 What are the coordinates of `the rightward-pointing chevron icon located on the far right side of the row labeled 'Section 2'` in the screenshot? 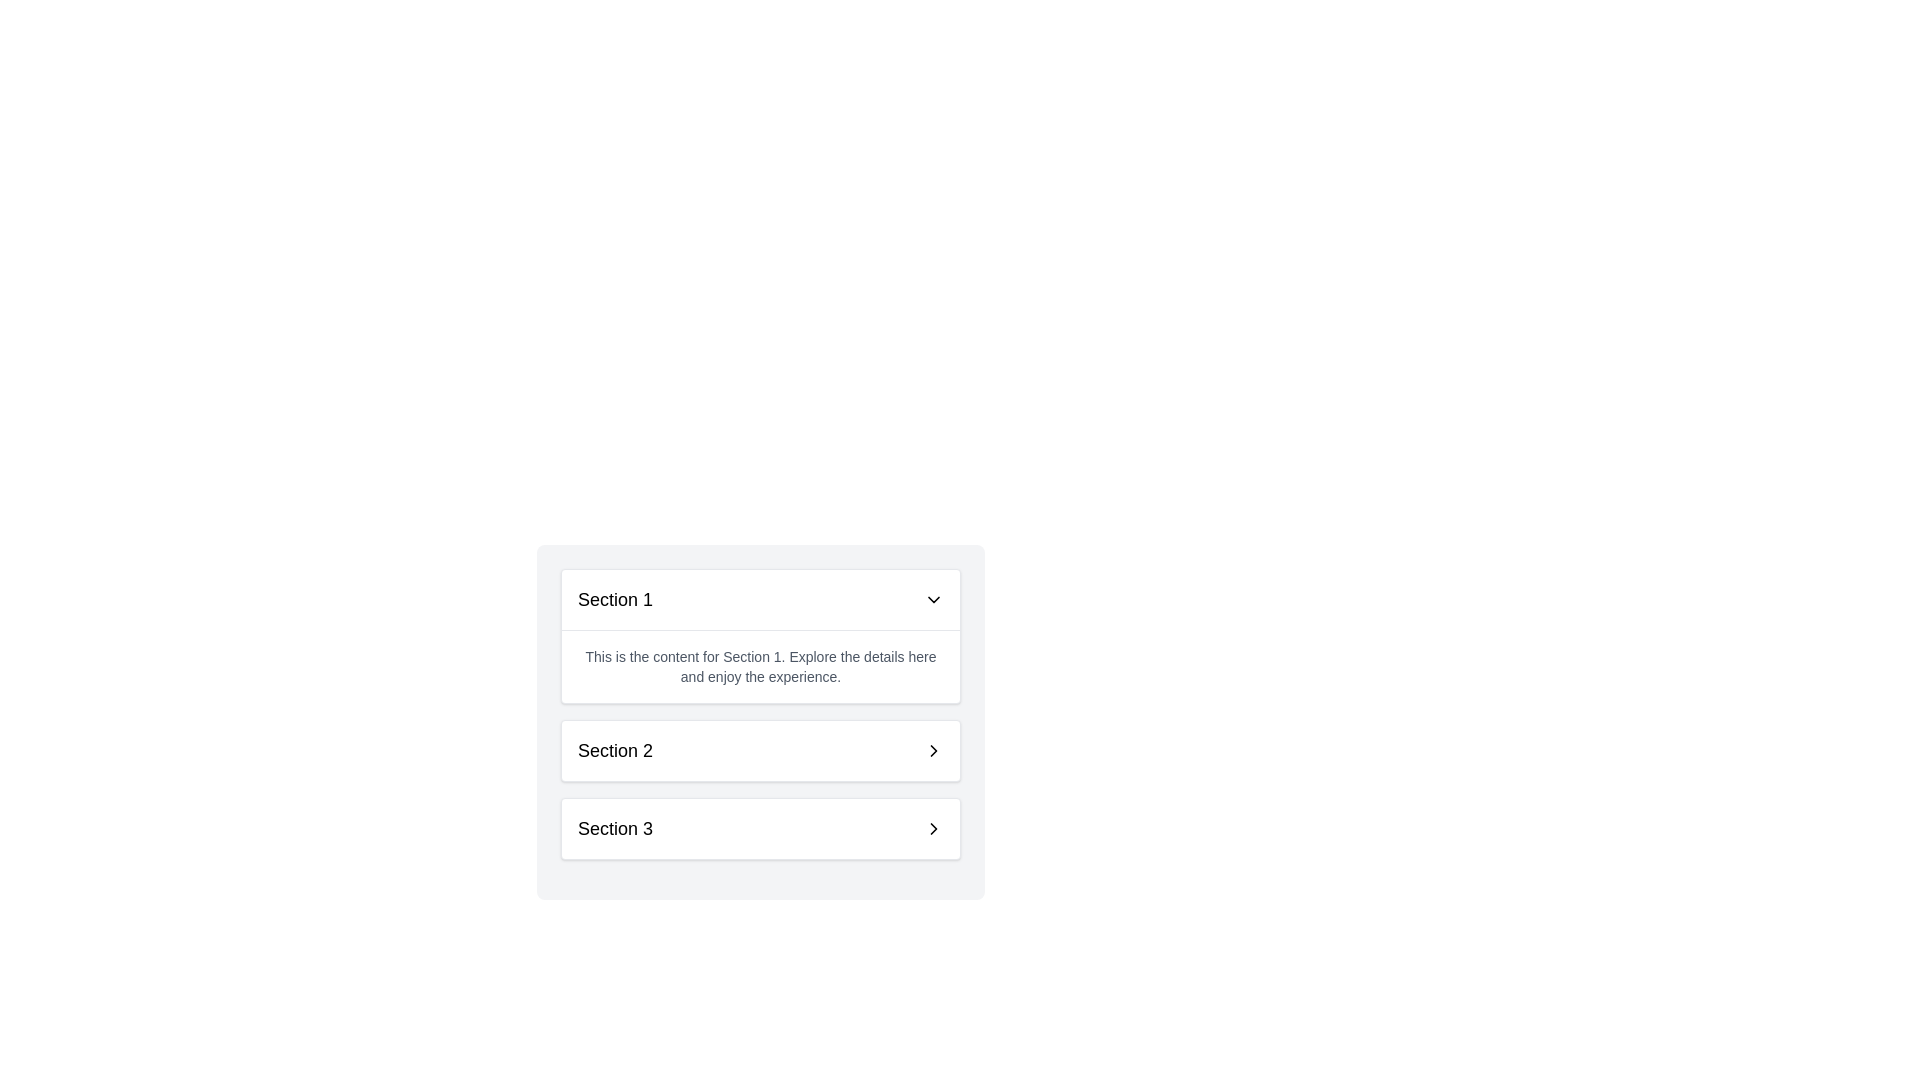 It's located at (933, 751).